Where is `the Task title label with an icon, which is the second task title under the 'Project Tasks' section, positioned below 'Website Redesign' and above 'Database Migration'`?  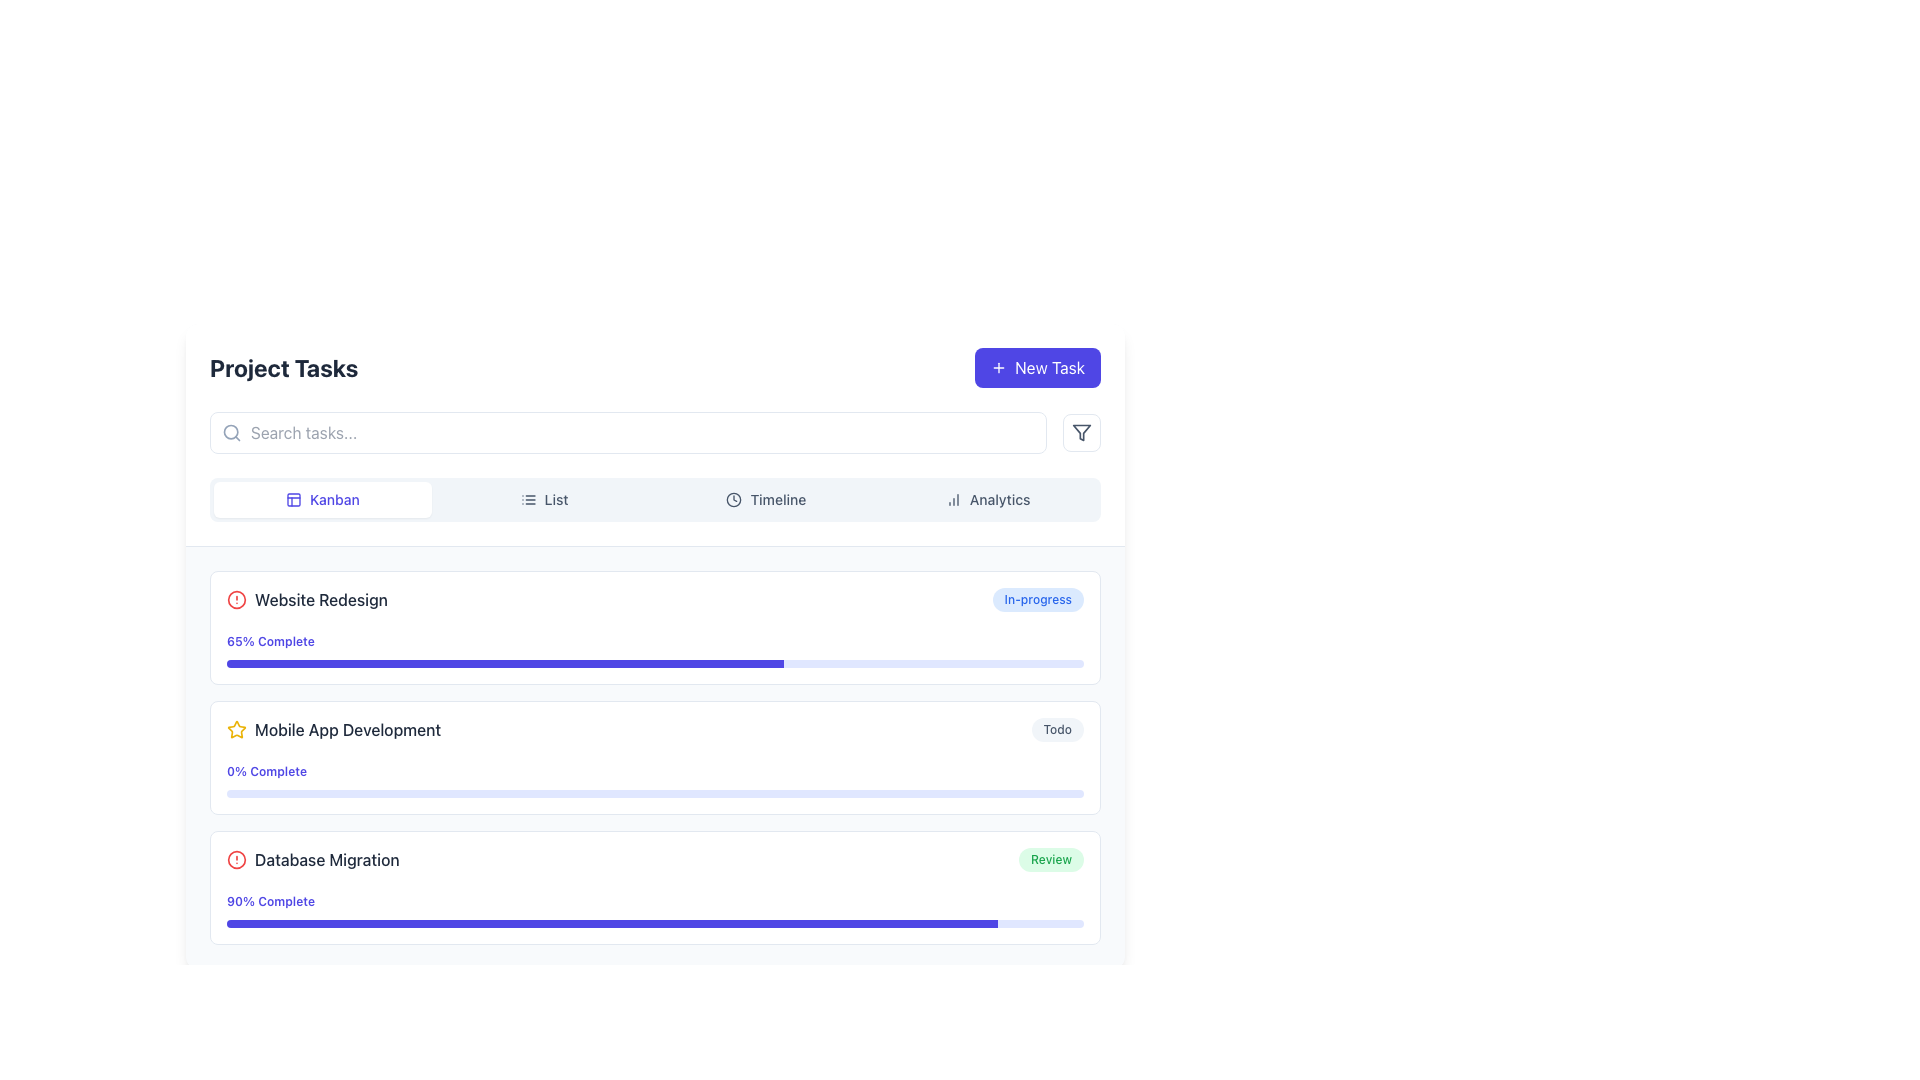
the Task title label with an icon, which is the second task title under the 'Project Tasks' section, positioned below 'Website Redesign' and above 'Database Migration' is located at coordinates (334, 729).